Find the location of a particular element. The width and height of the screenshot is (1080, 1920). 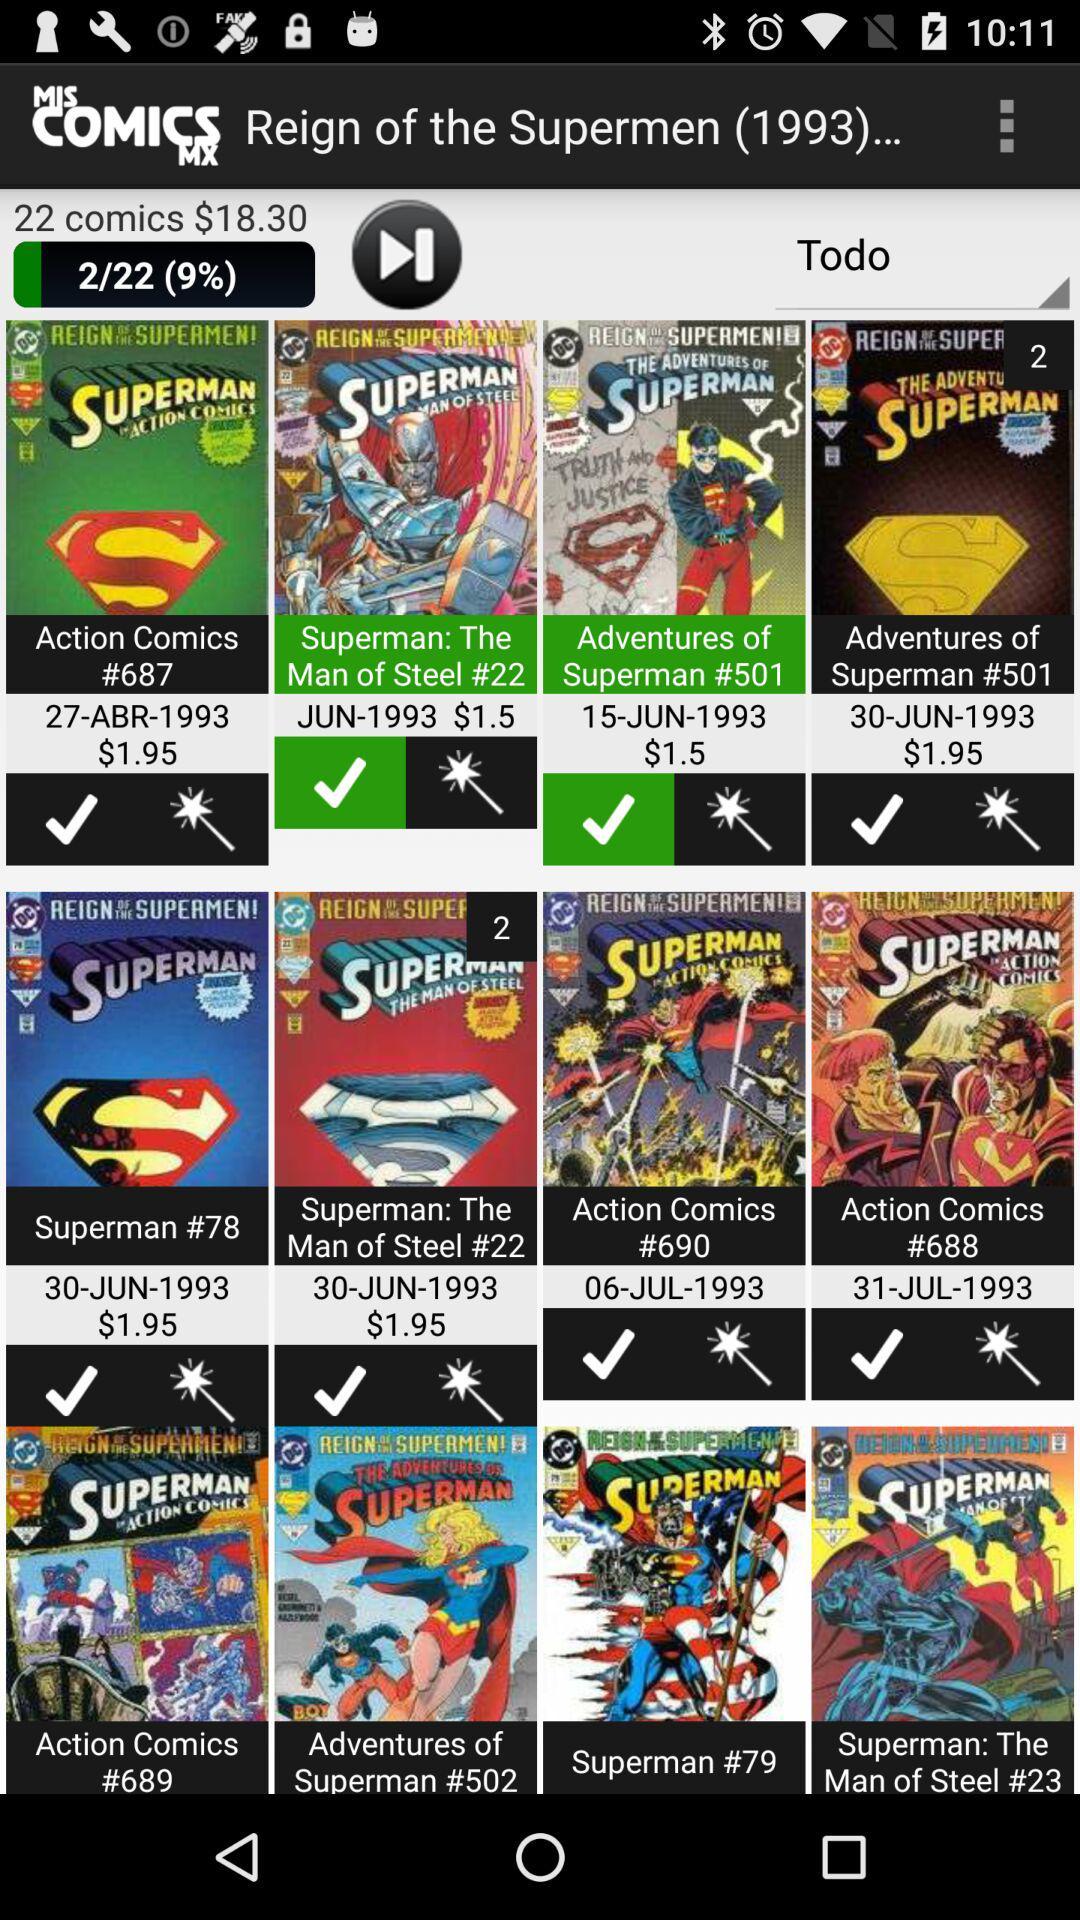

right buton is located at coordinates (876, 819).